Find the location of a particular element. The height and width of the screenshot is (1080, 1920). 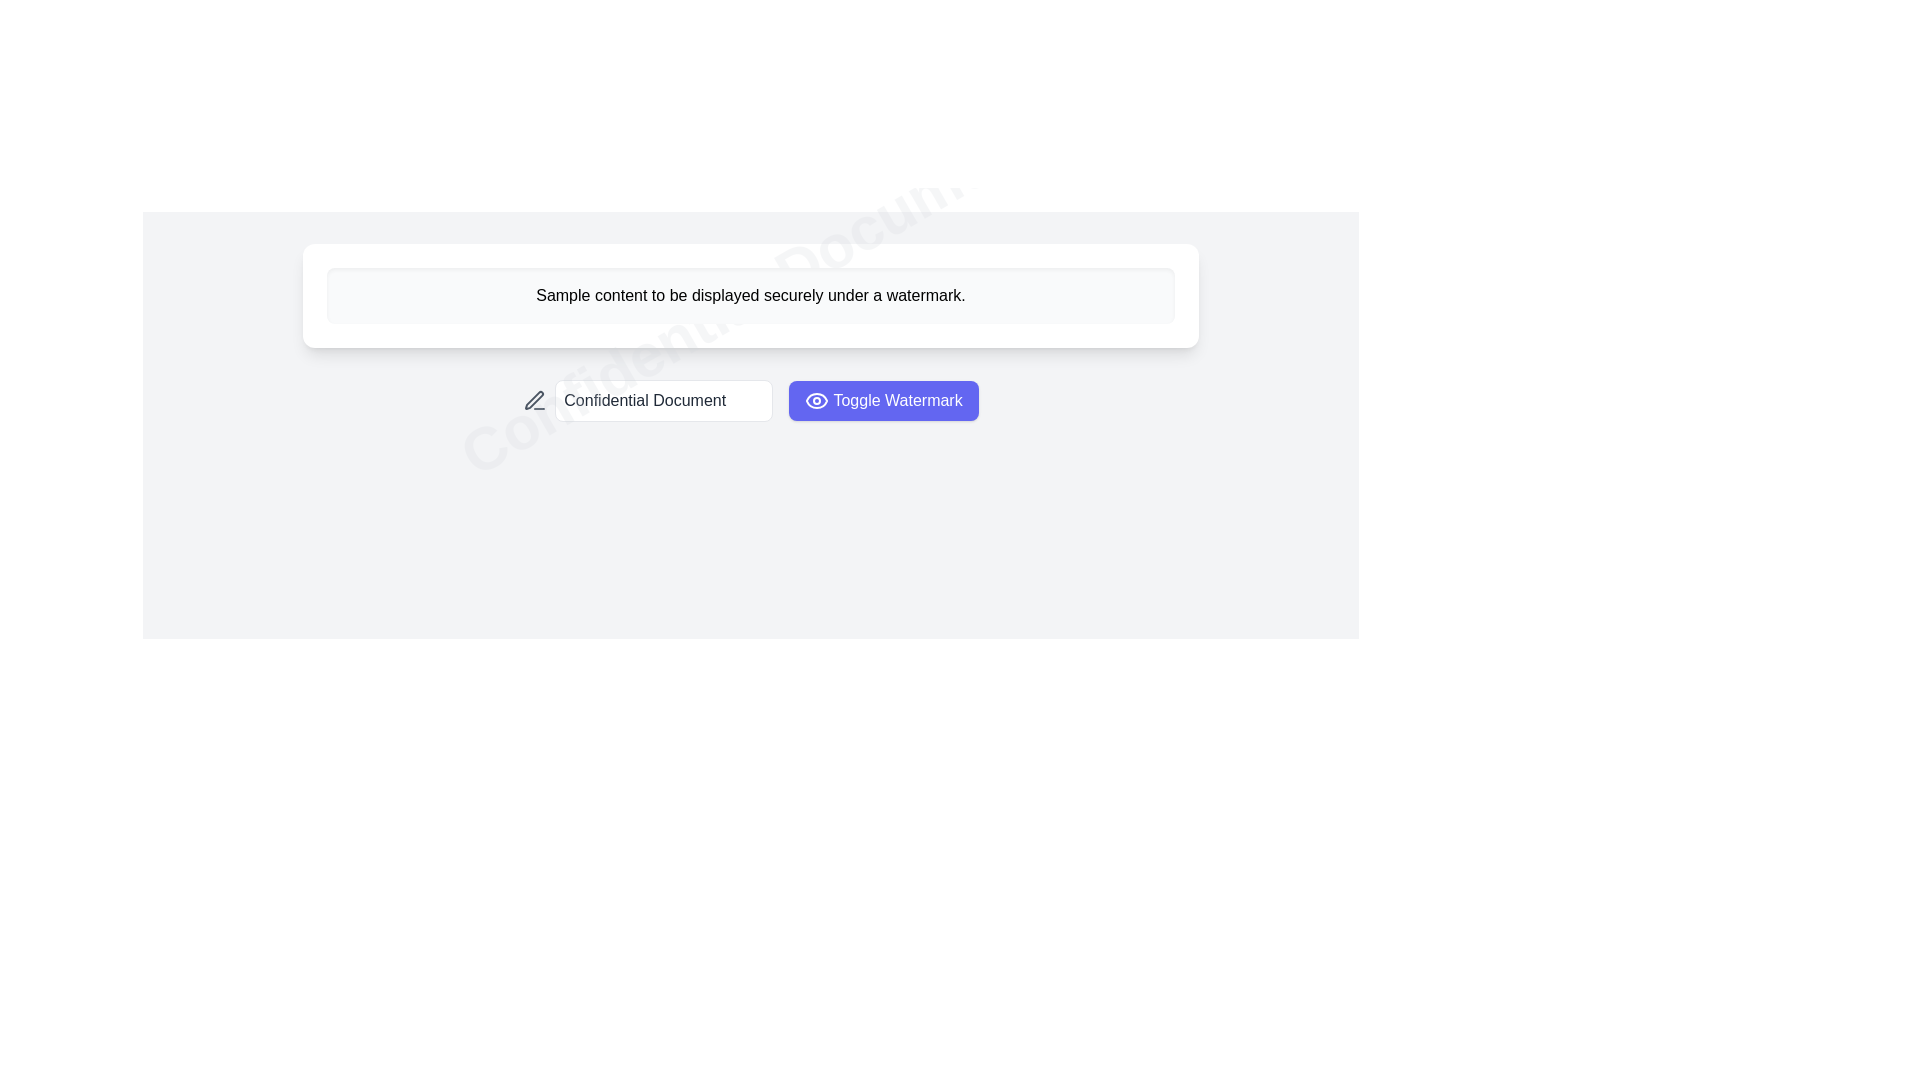

the text label that displays 'Sample content to be displayed securely under a watermark.' which is centered in a light gray box is located at coordinates (749, 296).